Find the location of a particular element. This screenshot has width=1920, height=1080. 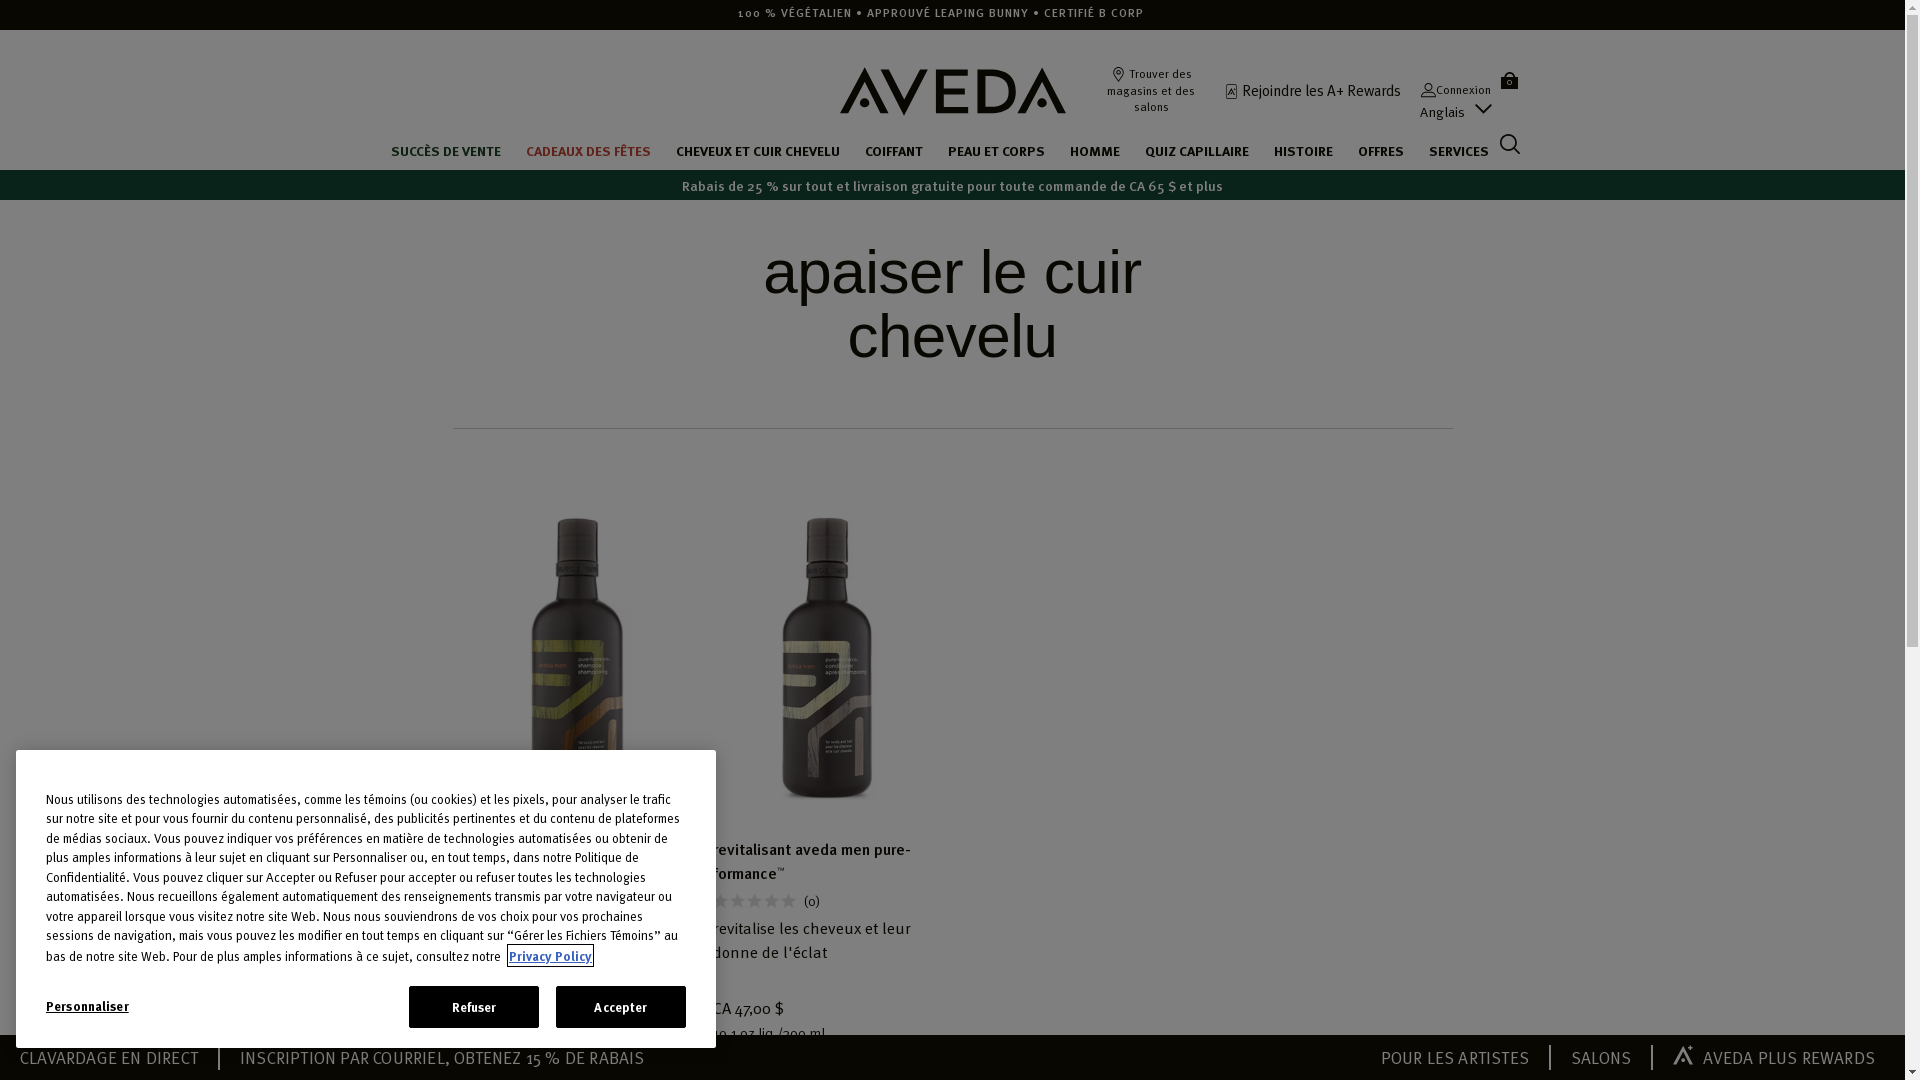

'COIFFANT' is located at coordinates (892, 149).